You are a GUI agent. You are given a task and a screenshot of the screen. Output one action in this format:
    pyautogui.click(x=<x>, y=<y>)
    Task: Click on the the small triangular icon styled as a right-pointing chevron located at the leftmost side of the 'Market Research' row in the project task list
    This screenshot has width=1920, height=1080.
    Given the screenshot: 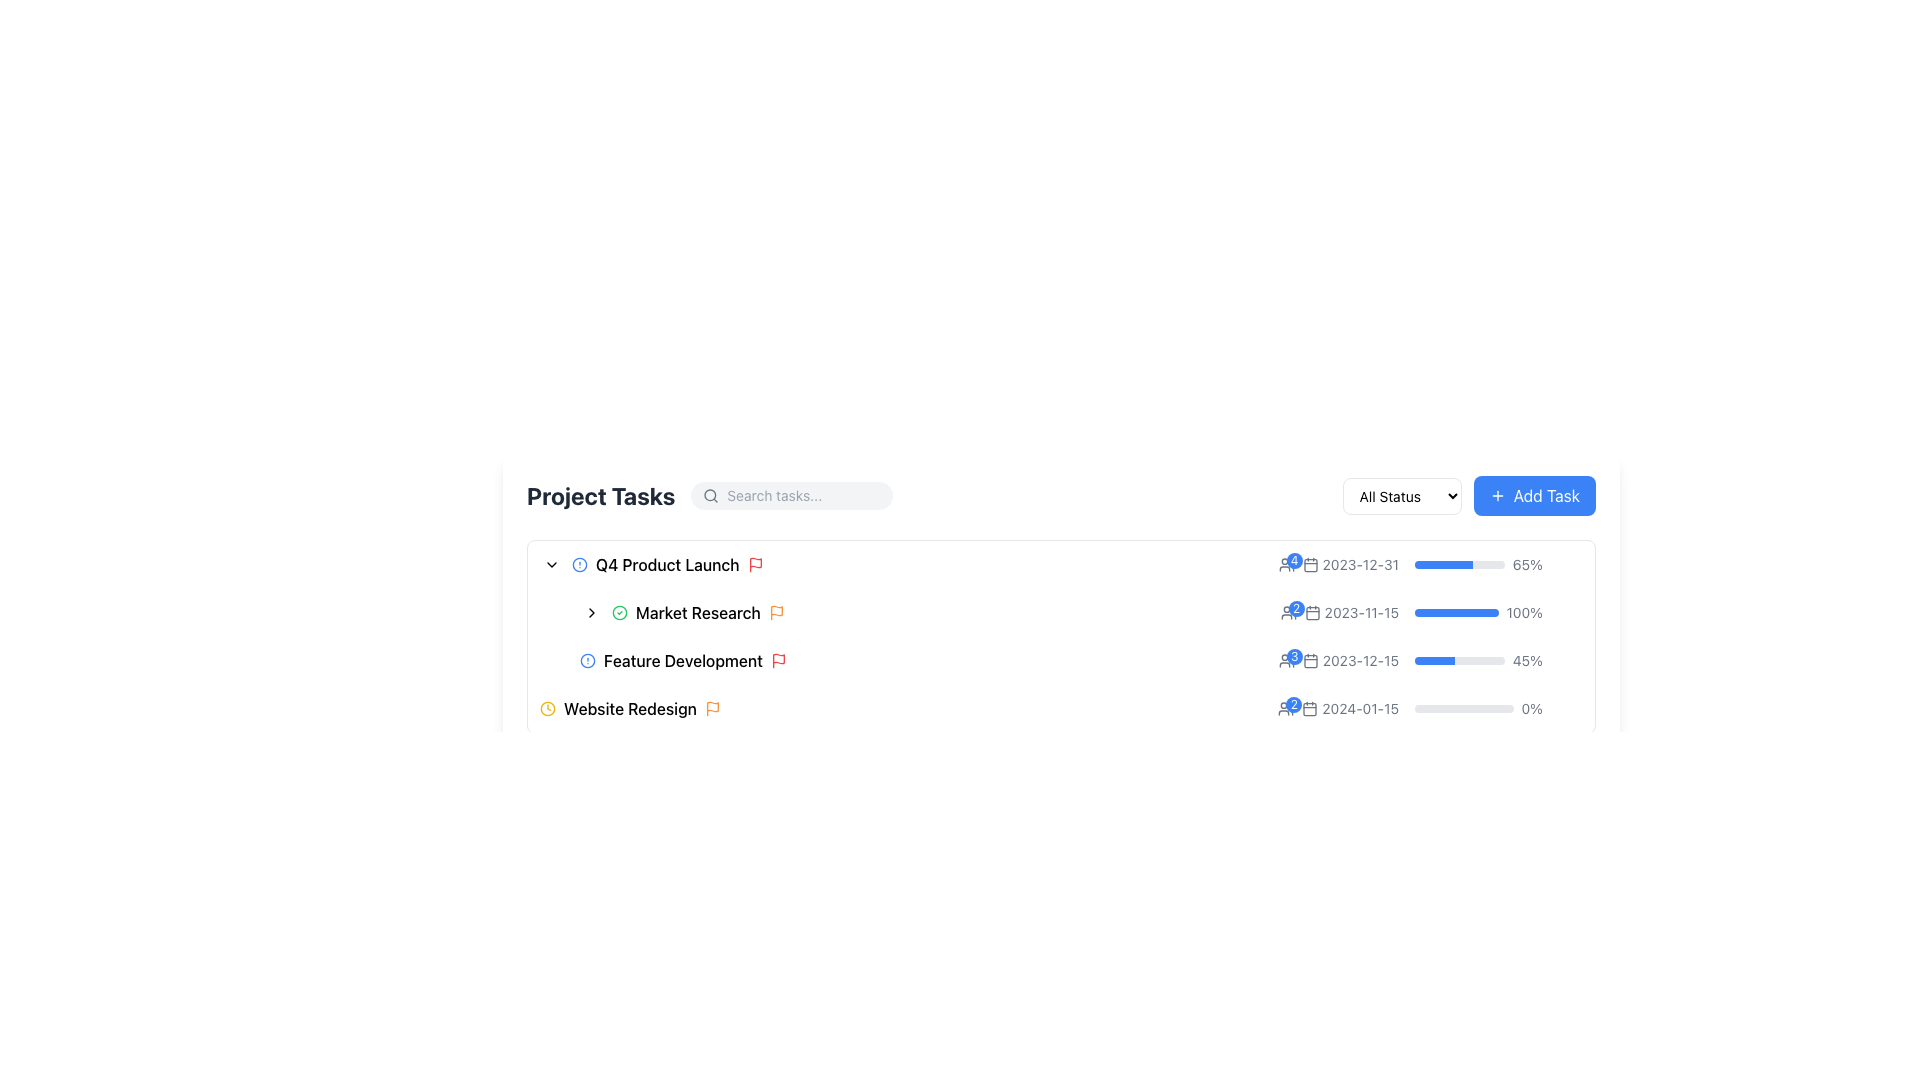 What is the action you would take?
    pyautogui.click(x=590, y=612)
    